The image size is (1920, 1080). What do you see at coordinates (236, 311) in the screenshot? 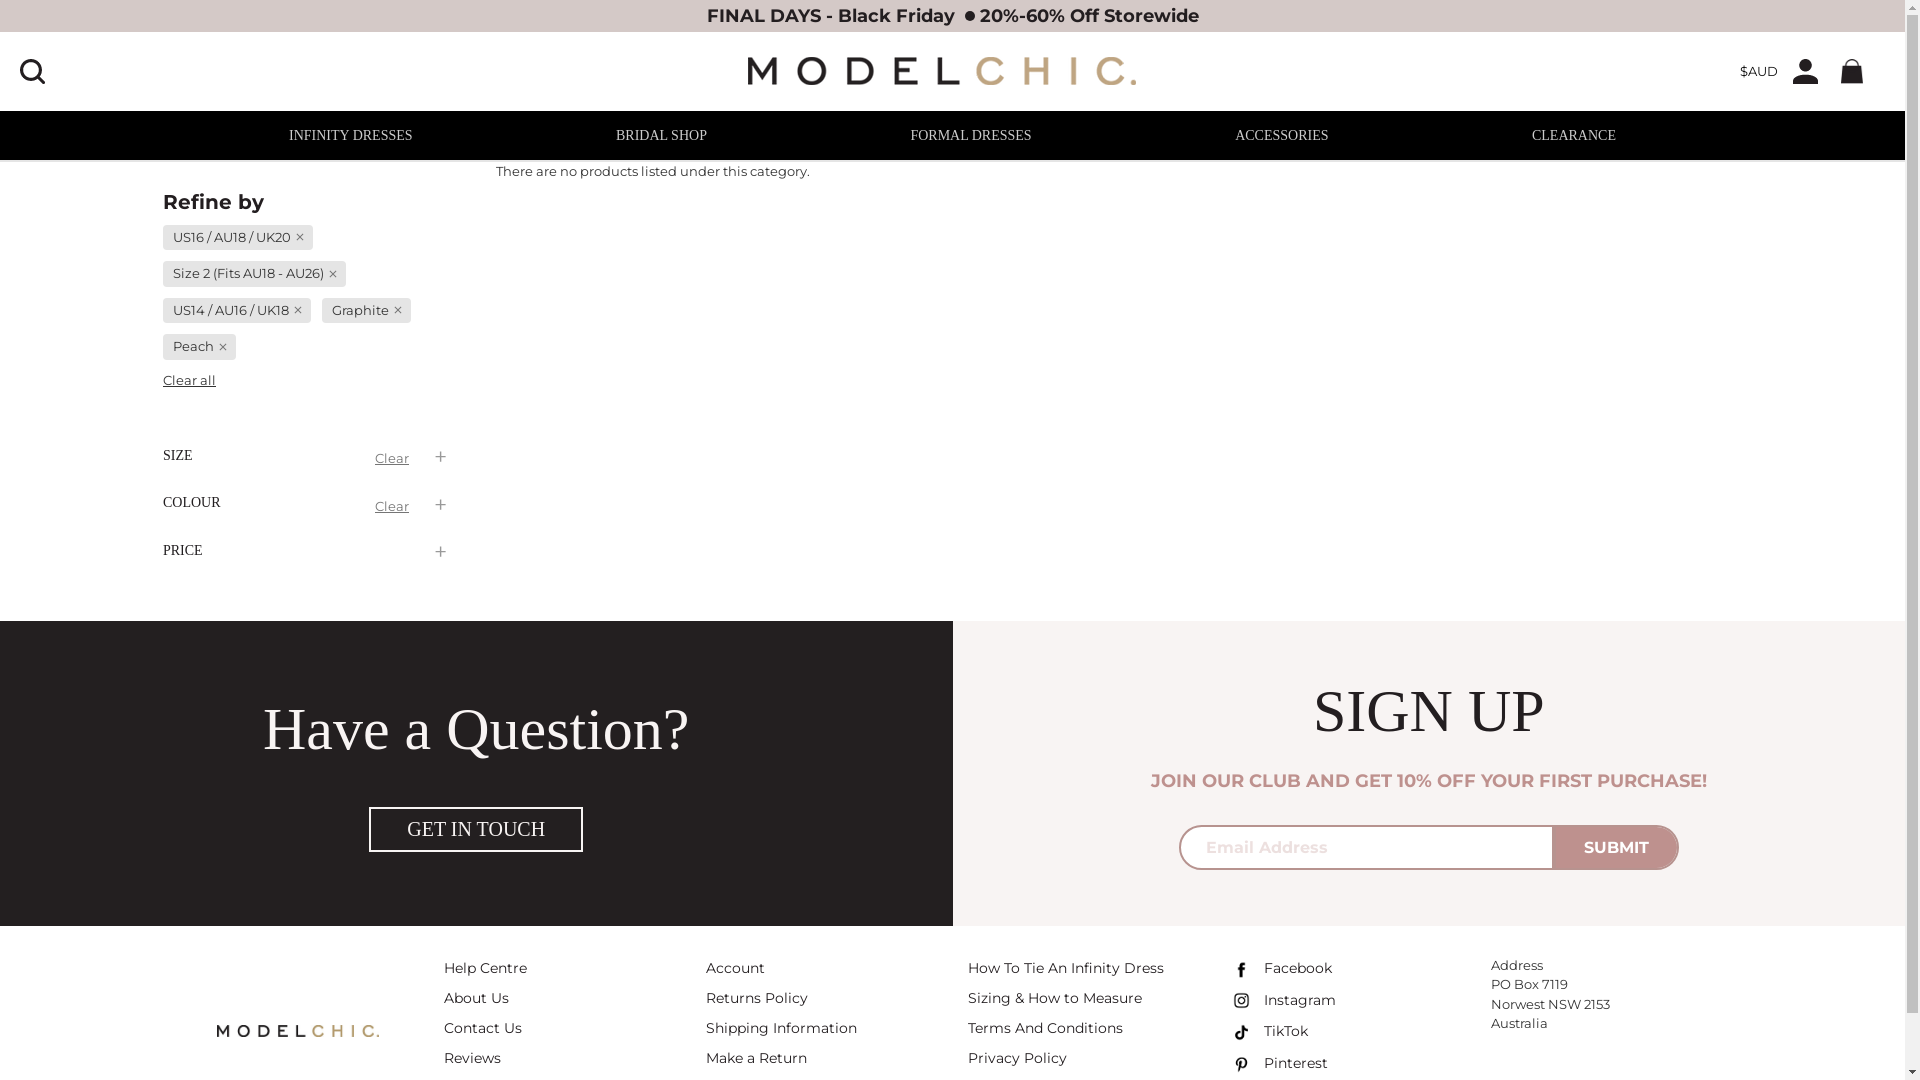
I see `'US14 / AU16 / UK18'` at bounding box center [236, 311].